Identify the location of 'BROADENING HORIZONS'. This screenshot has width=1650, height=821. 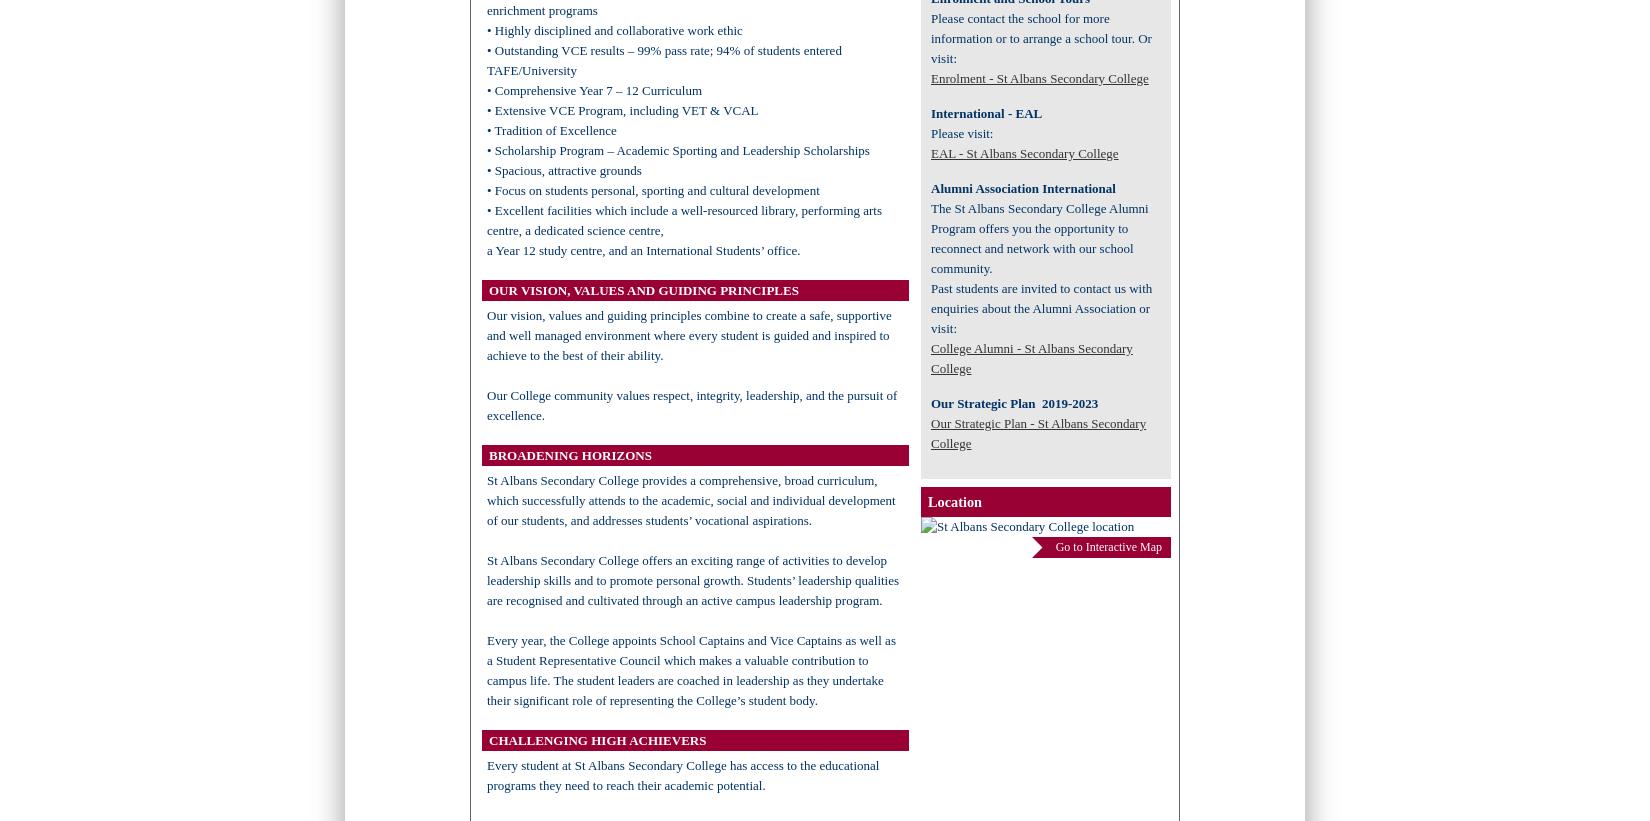
(569, 455).